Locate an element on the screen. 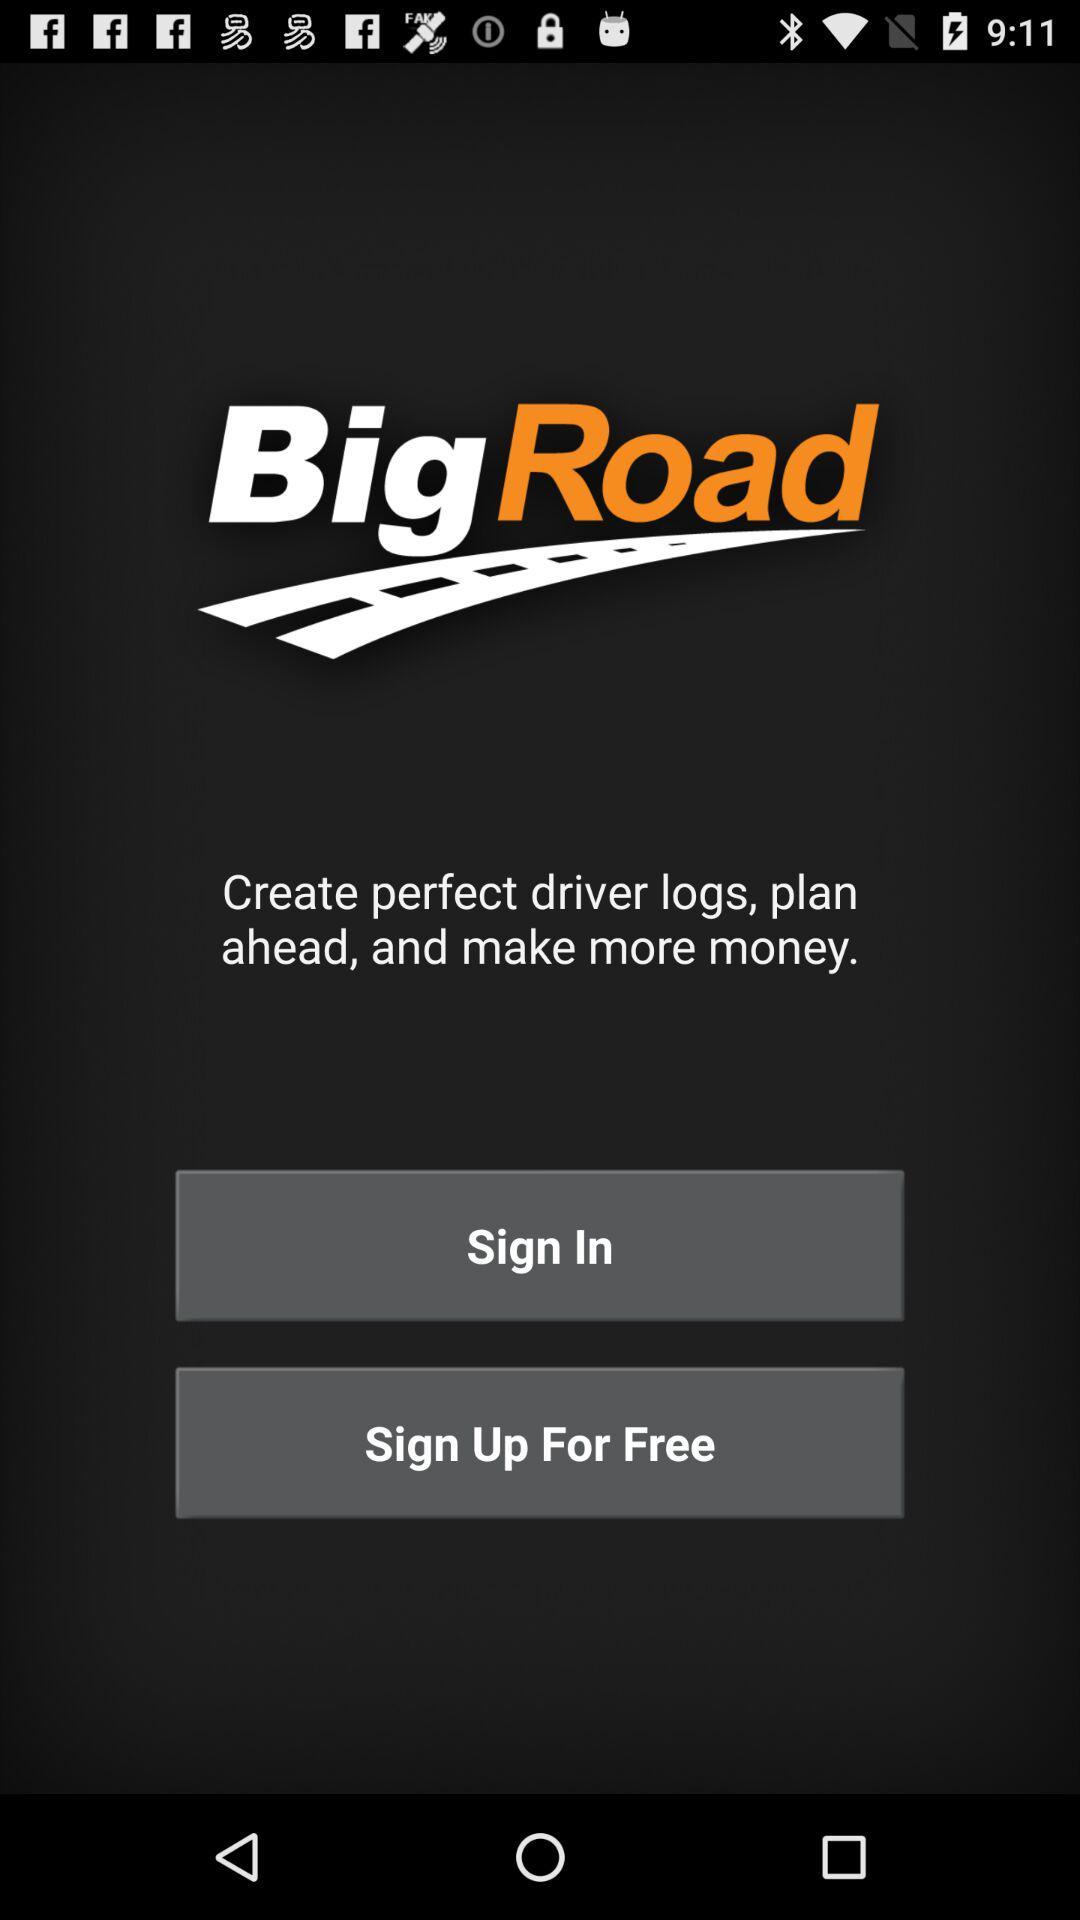 The height and width of the screenshot is (1920, 1080). sign in is located at coordinates (540, 1244).